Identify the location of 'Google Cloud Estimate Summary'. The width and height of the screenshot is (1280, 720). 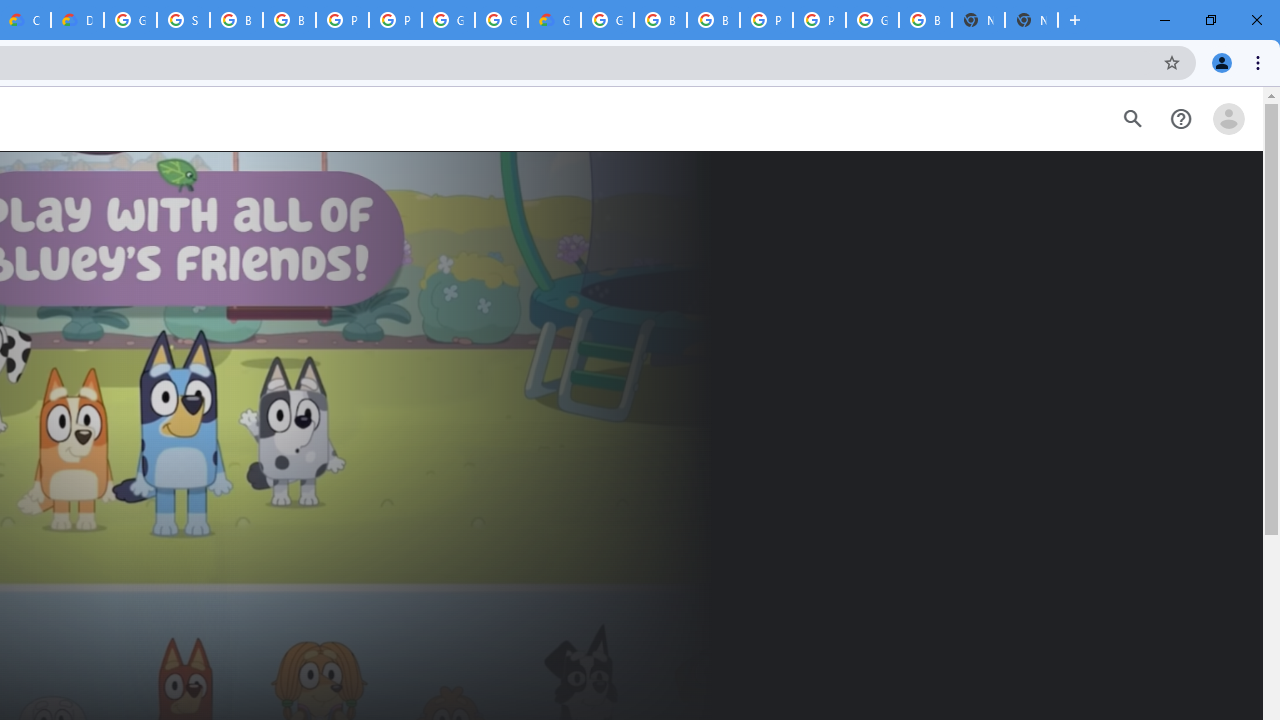
(554, 20).